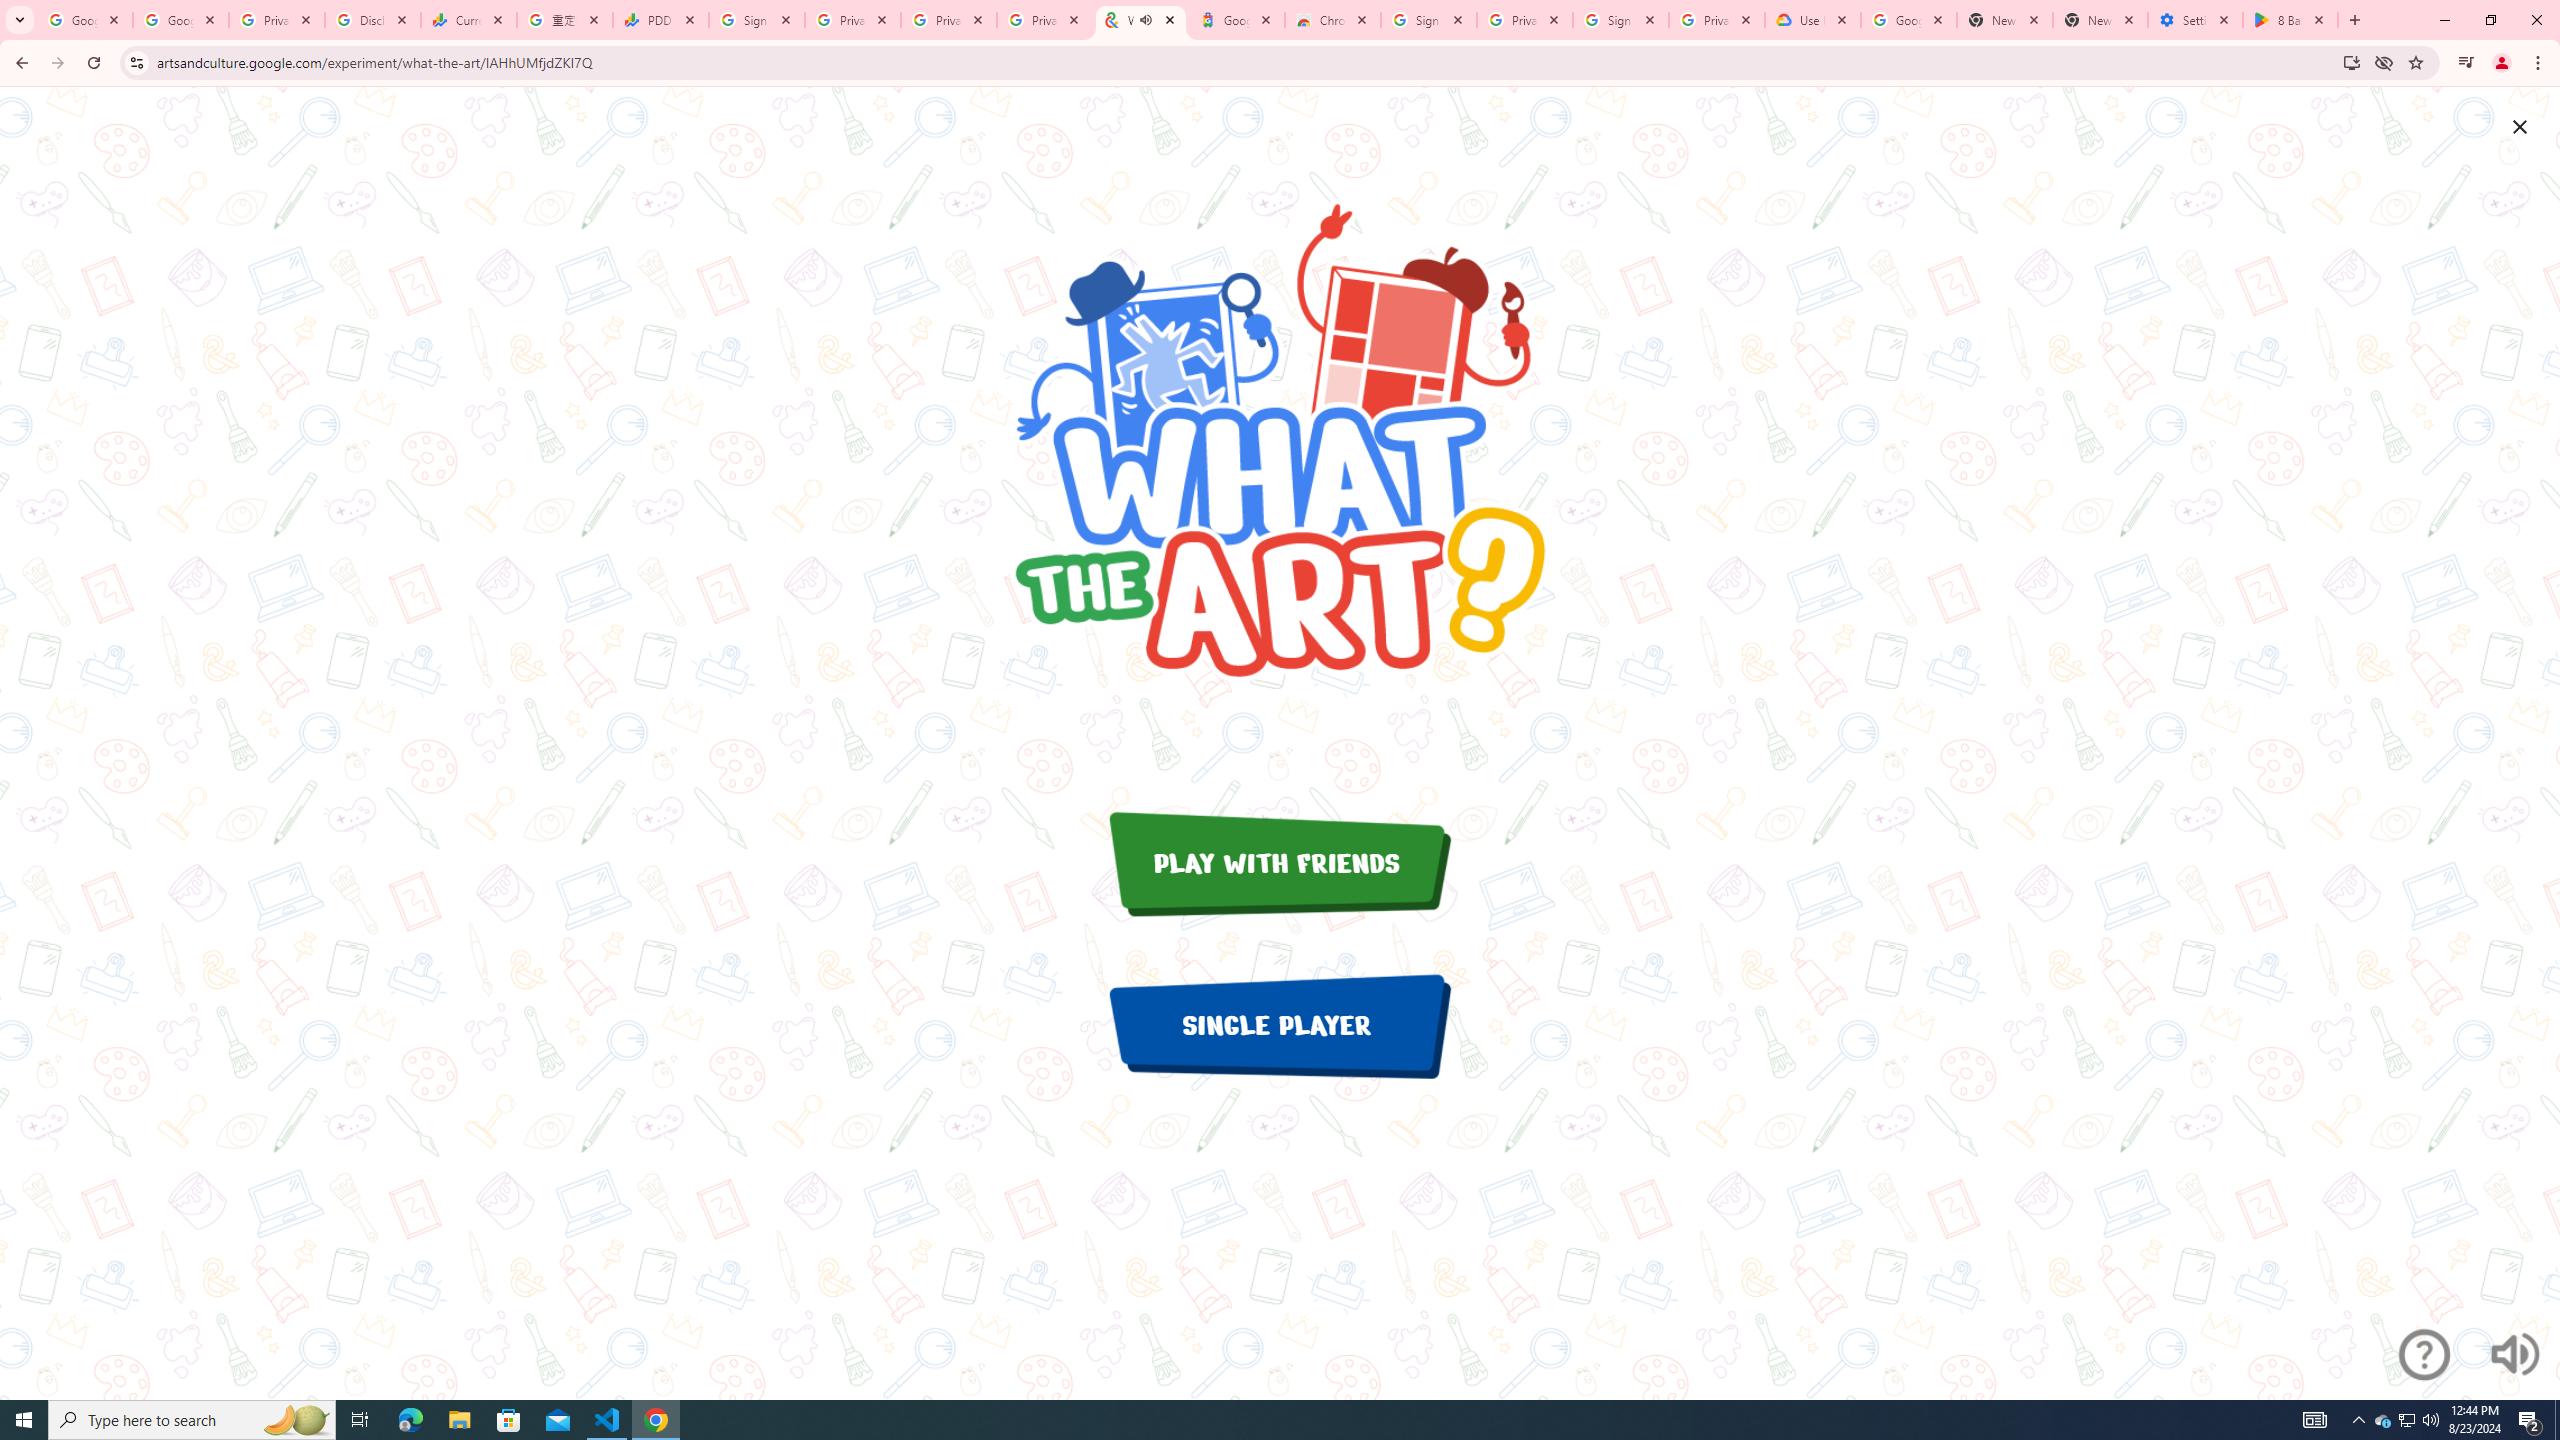  What do you see at coordinates (660, 19) in the screenshot?
I see `'PDD Holdings Inc - ADR (PDD) Price & News - Google Finance'` at bounding box center [660, 19].